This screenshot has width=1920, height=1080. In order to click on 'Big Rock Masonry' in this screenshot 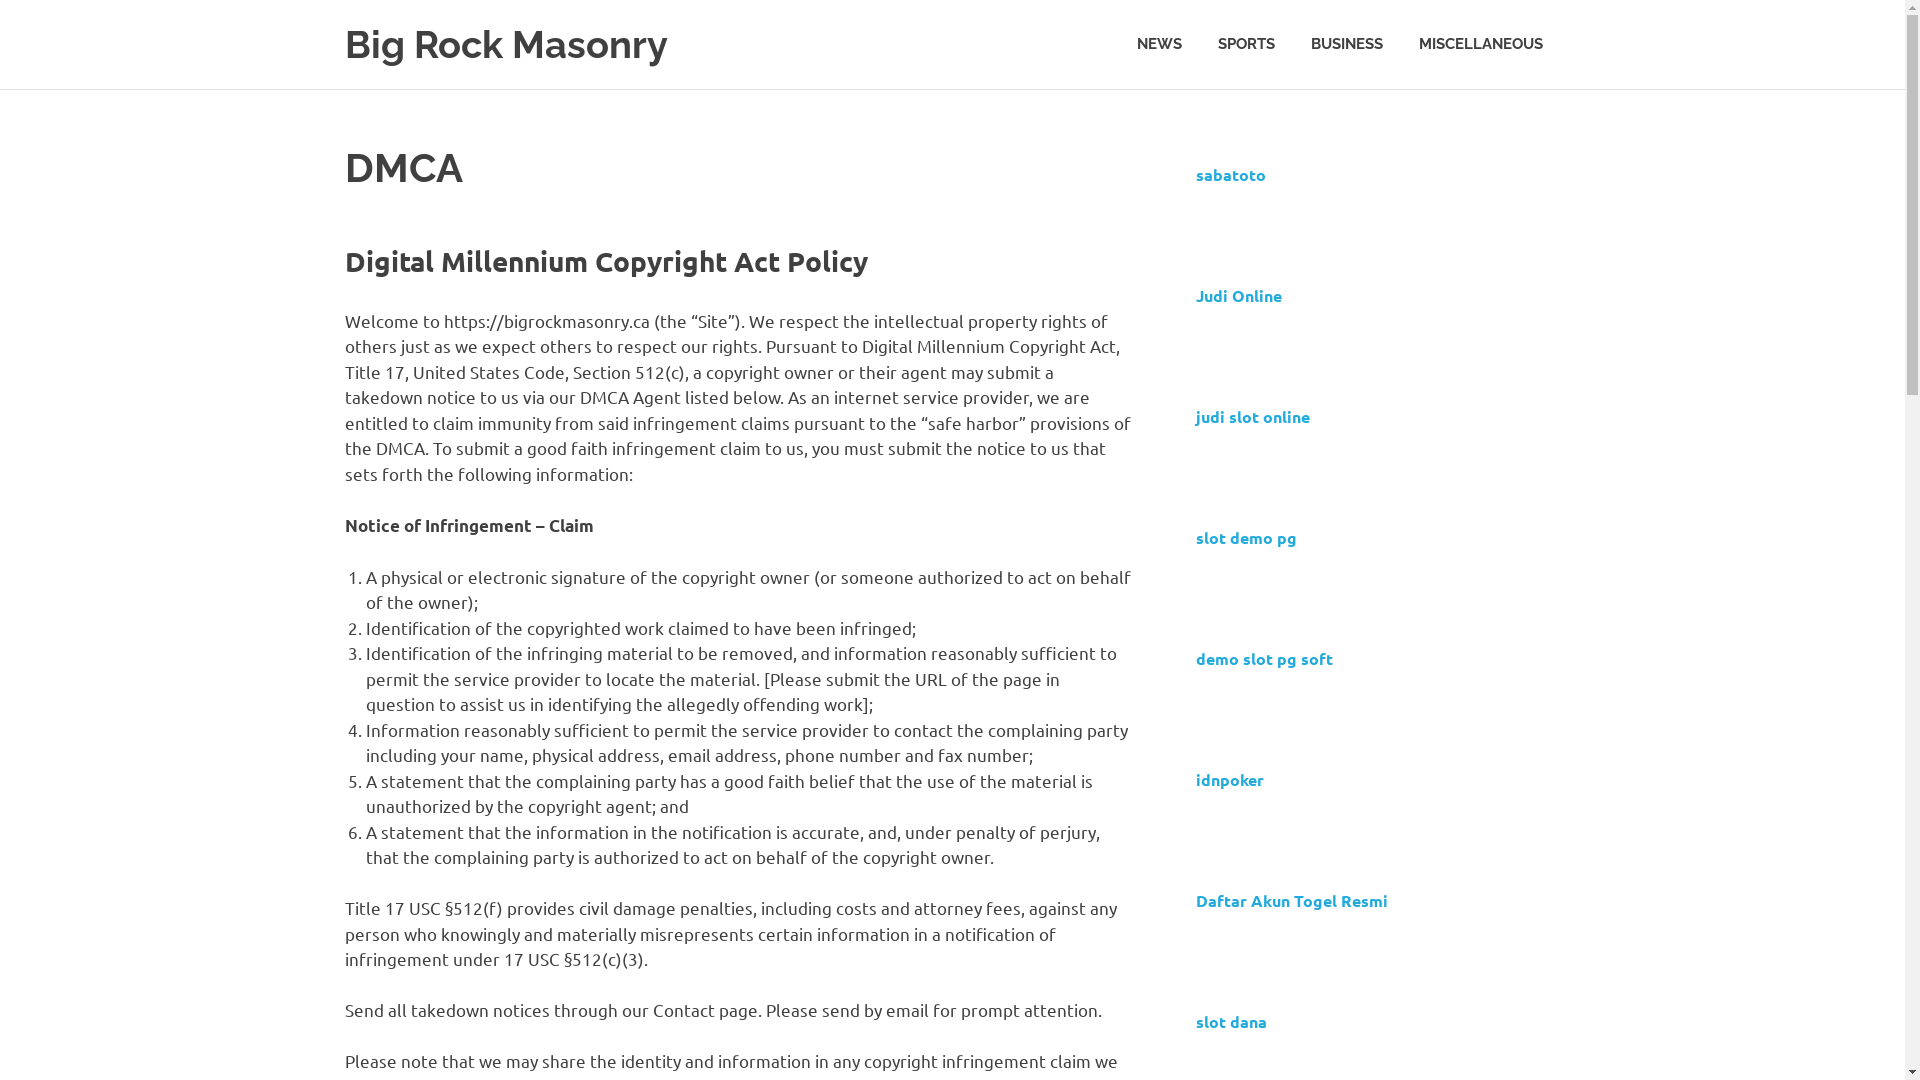, I will do `click(505, 44)`.